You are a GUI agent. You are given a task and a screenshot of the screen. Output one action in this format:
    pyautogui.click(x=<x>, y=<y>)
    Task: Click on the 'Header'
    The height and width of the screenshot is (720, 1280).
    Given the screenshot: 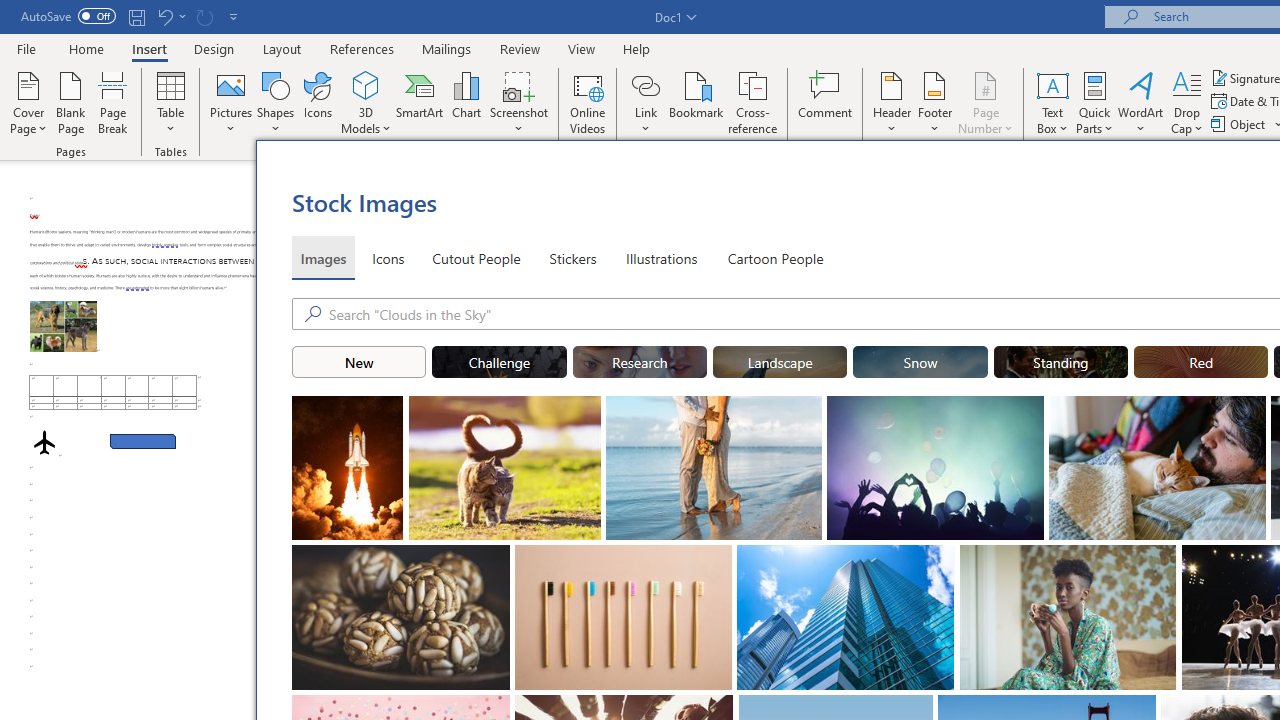 What is the action you would take?
    pyautogui.click(x=891, y=103)
    